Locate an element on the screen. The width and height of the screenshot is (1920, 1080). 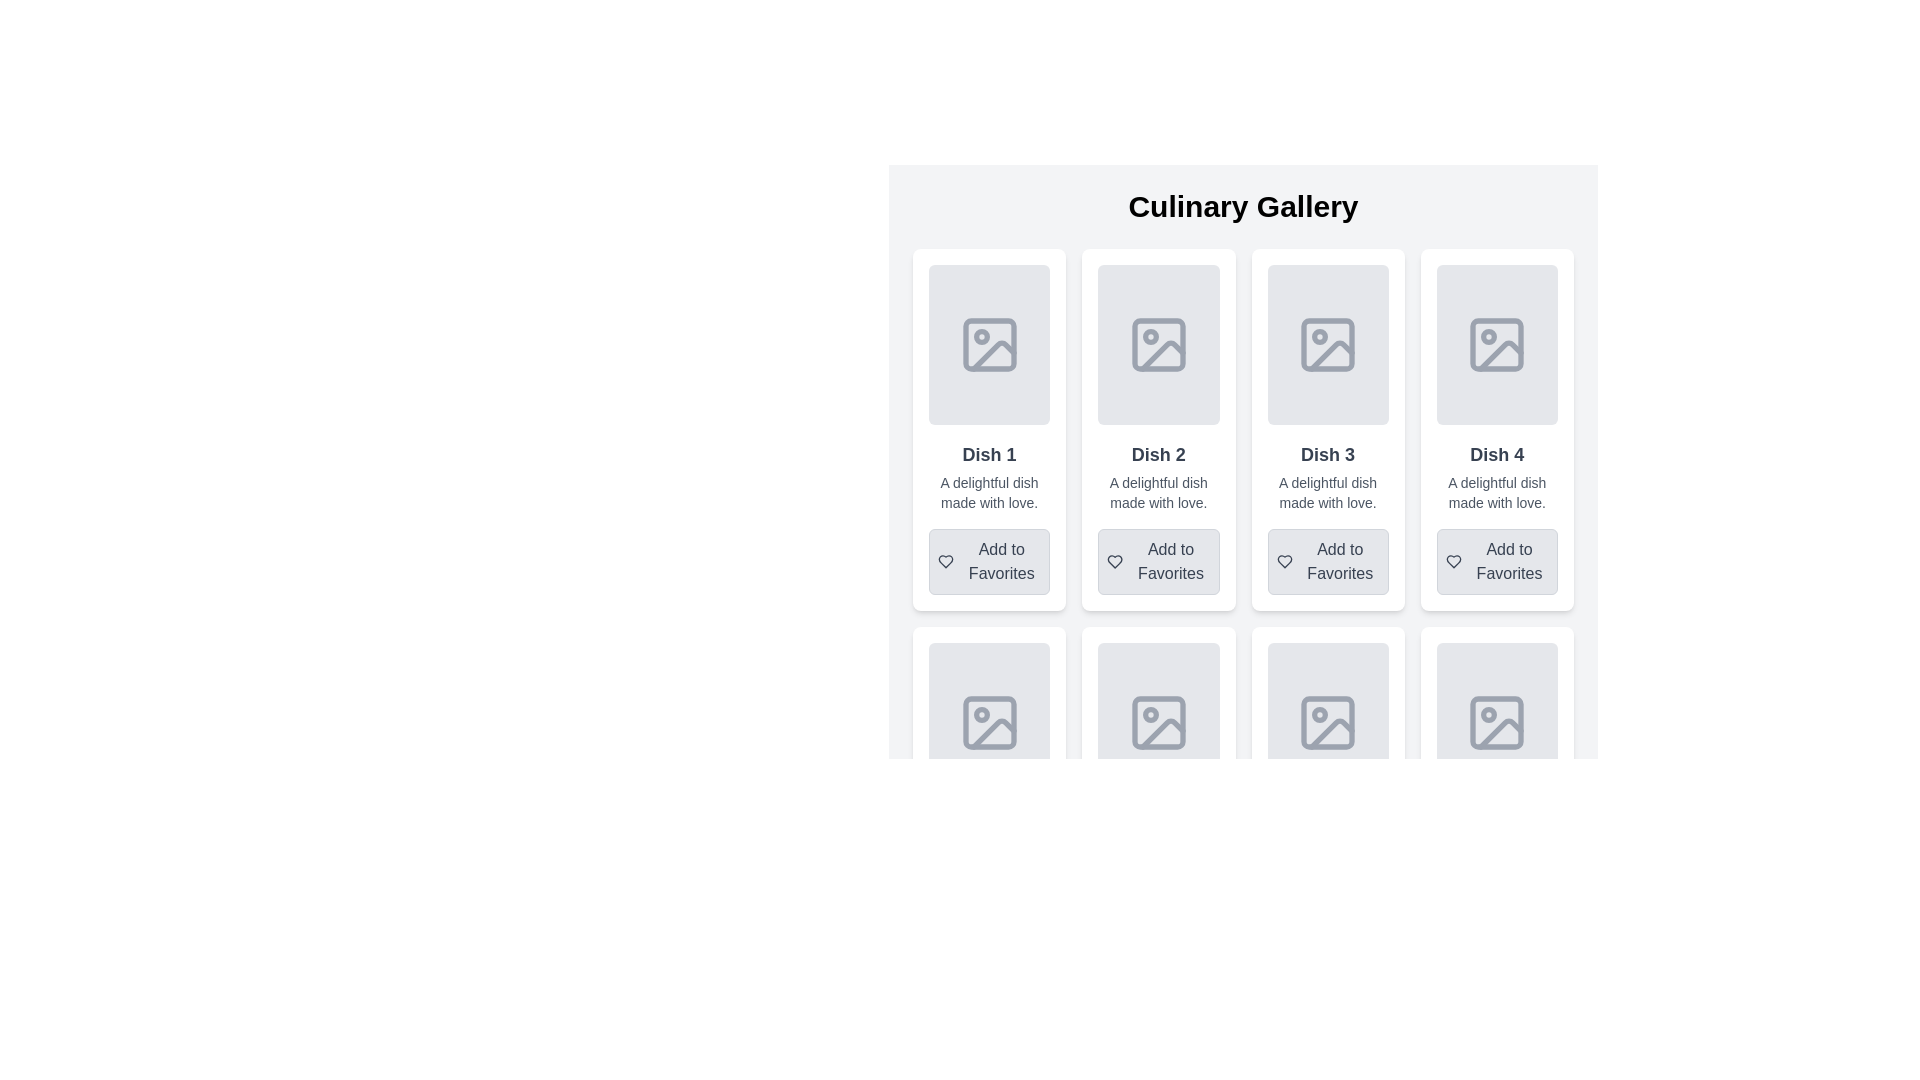
the grayscale image icon located at the top-center of the 'Dish 1' card in the Culinary Gallery grid interface is located at coordinates (989, 343).